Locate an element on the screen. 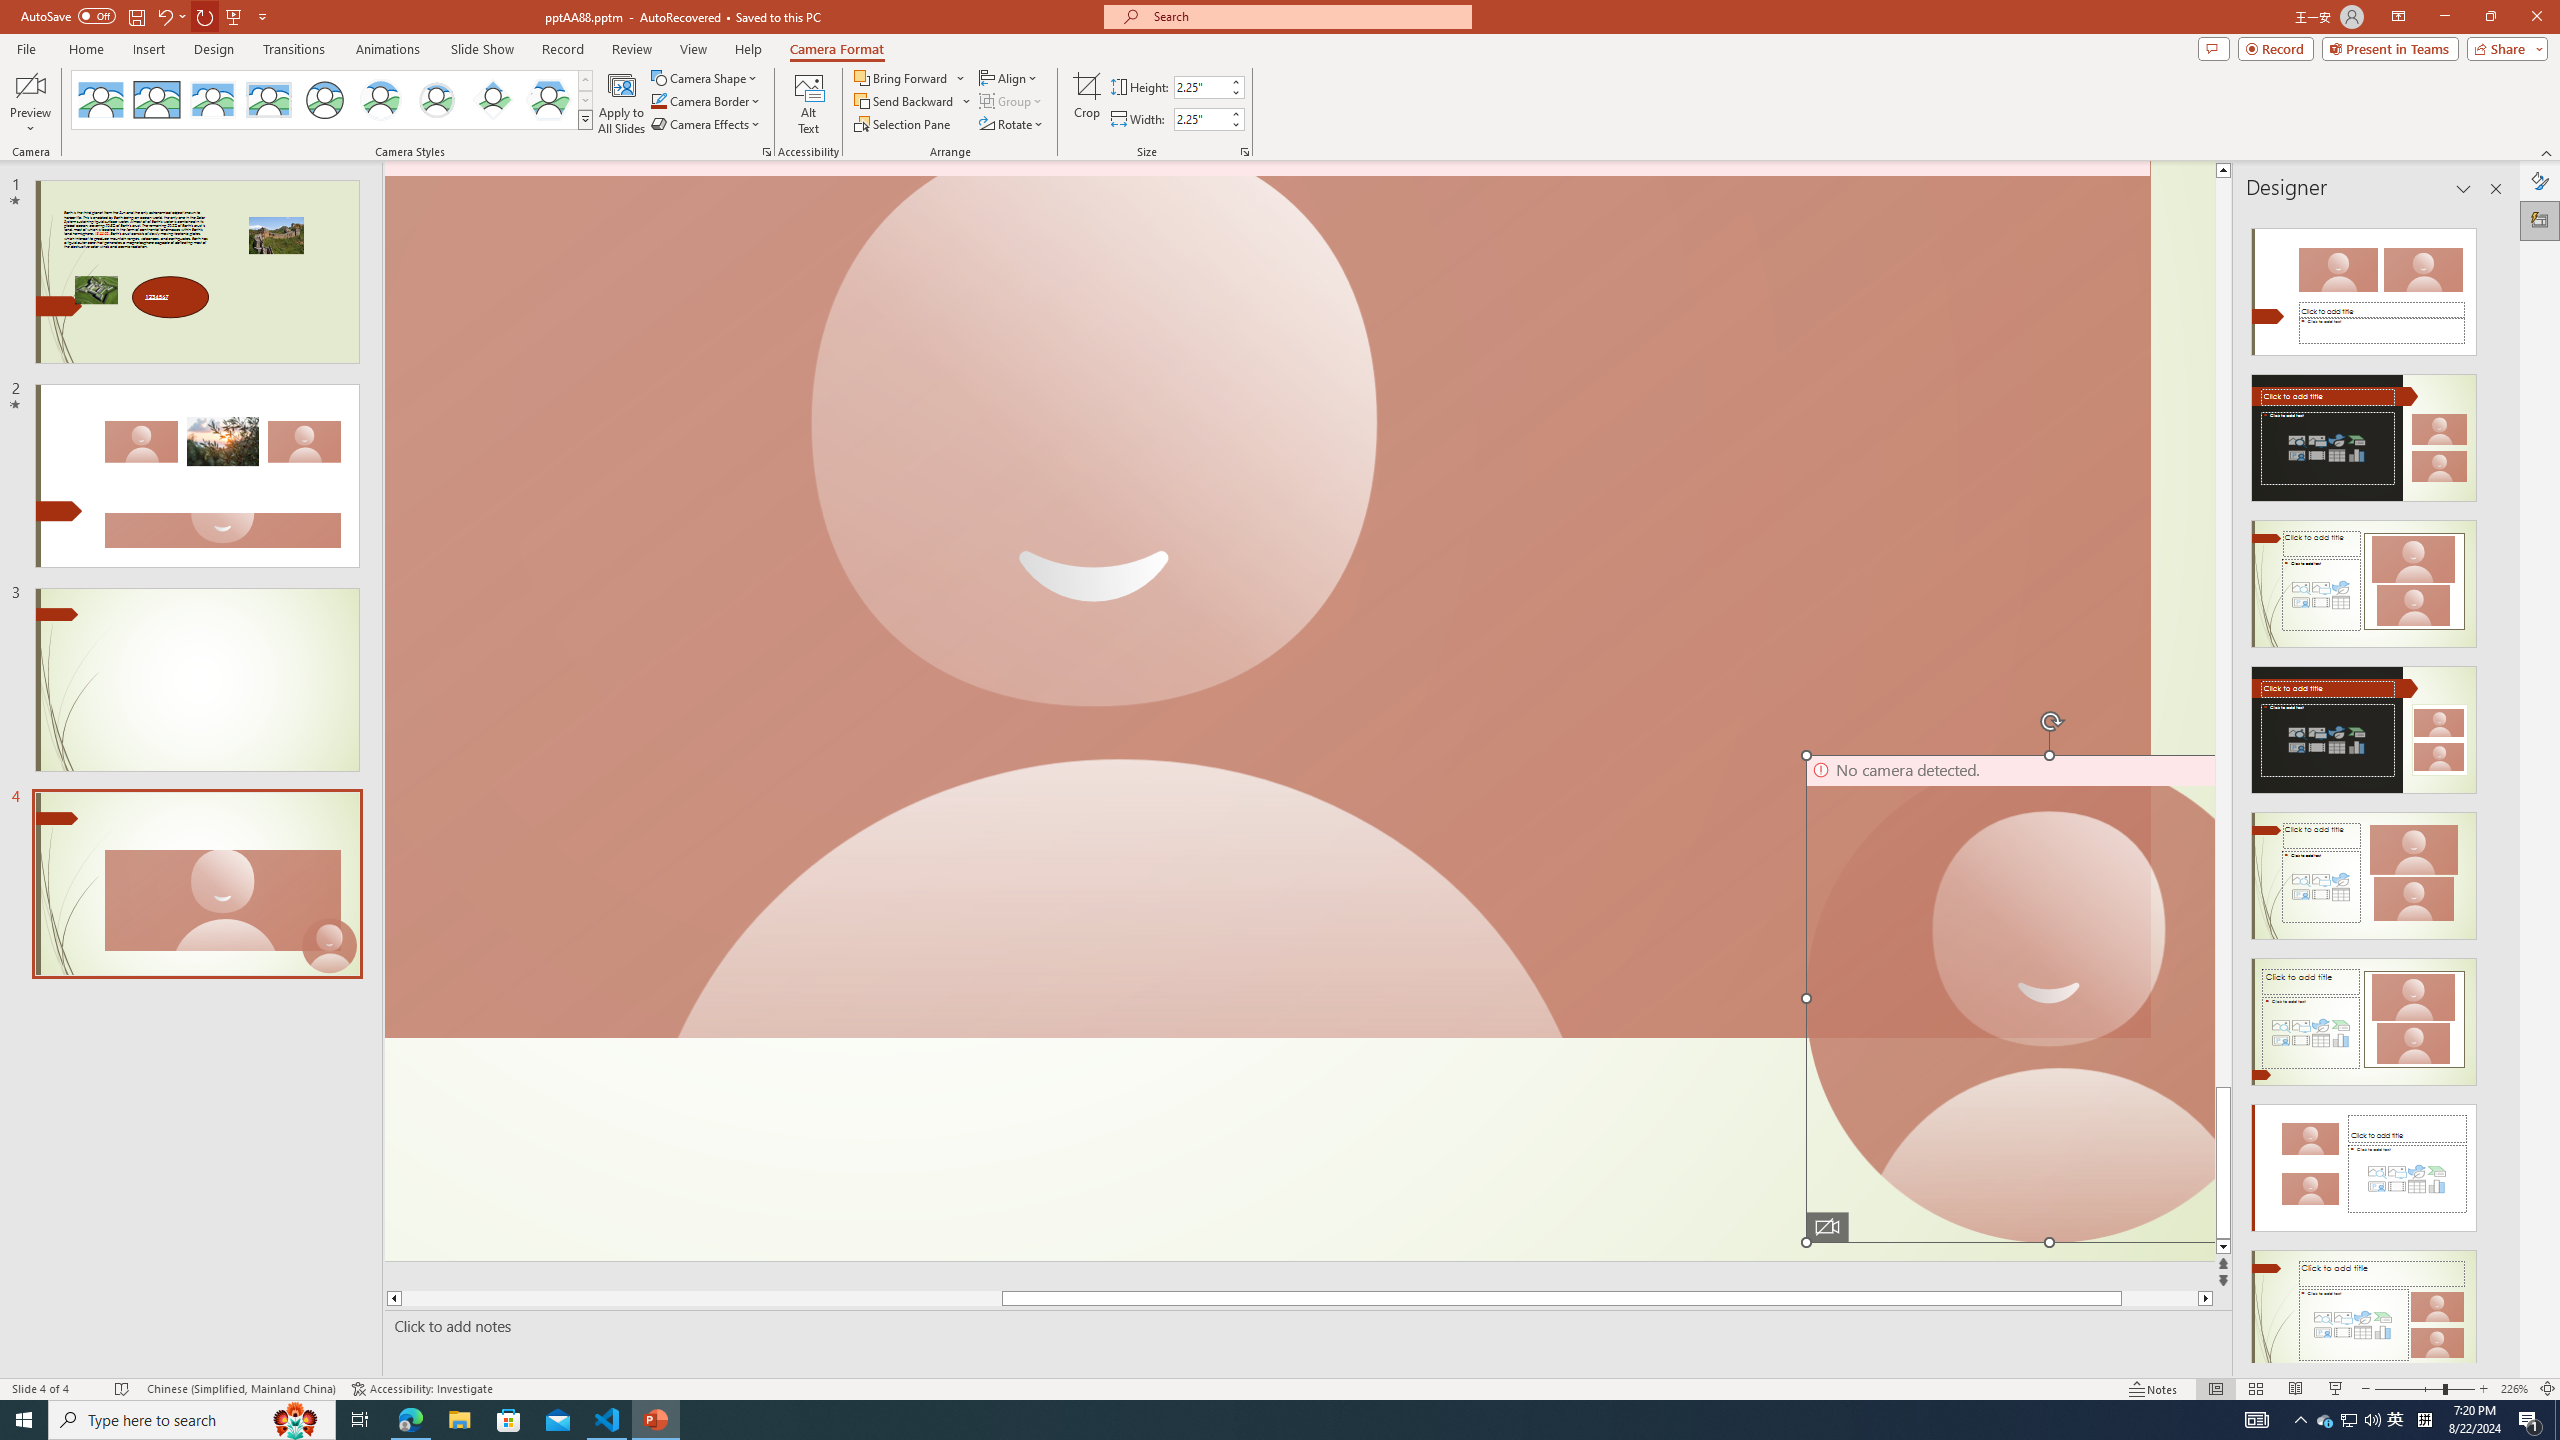 Image resolution: width=2560 pixels, height=1440 pixels. 'Center Shadow Diamond' is located at coordinates (493, 99).